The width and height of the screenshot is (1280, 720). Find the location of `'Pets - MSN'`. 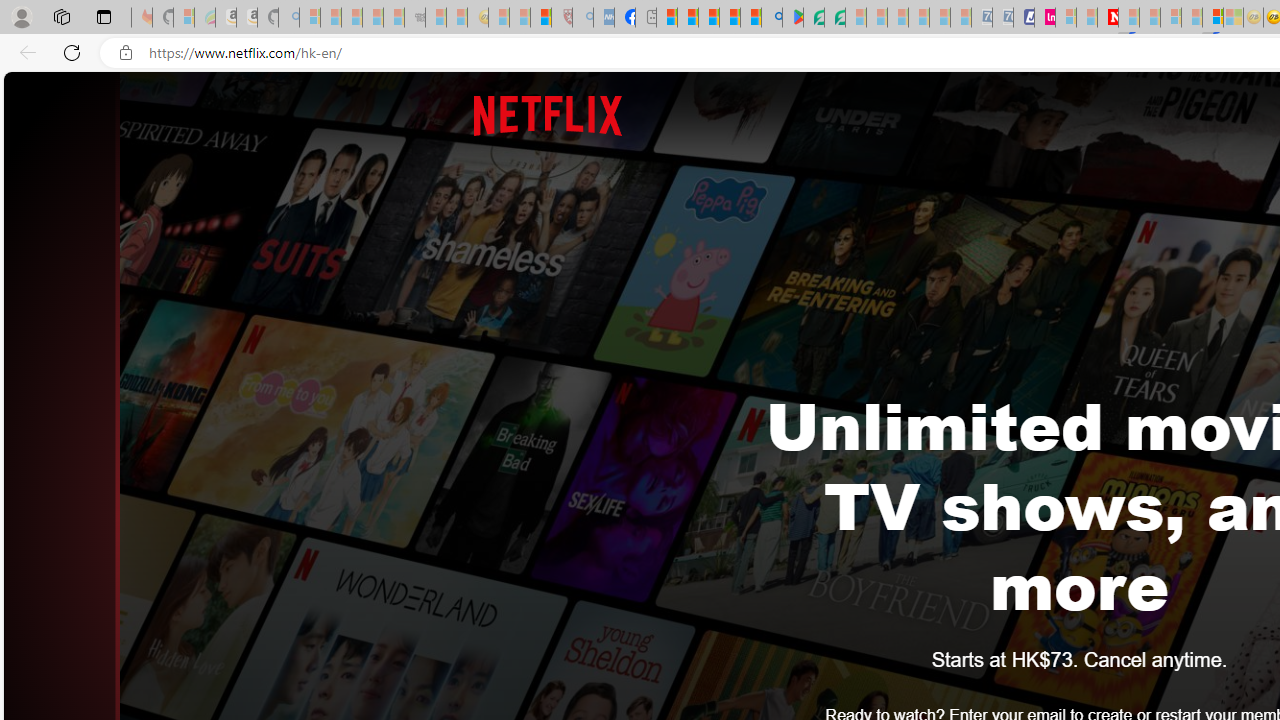

'Pets - MSN' is located at coordinates (728, 17).